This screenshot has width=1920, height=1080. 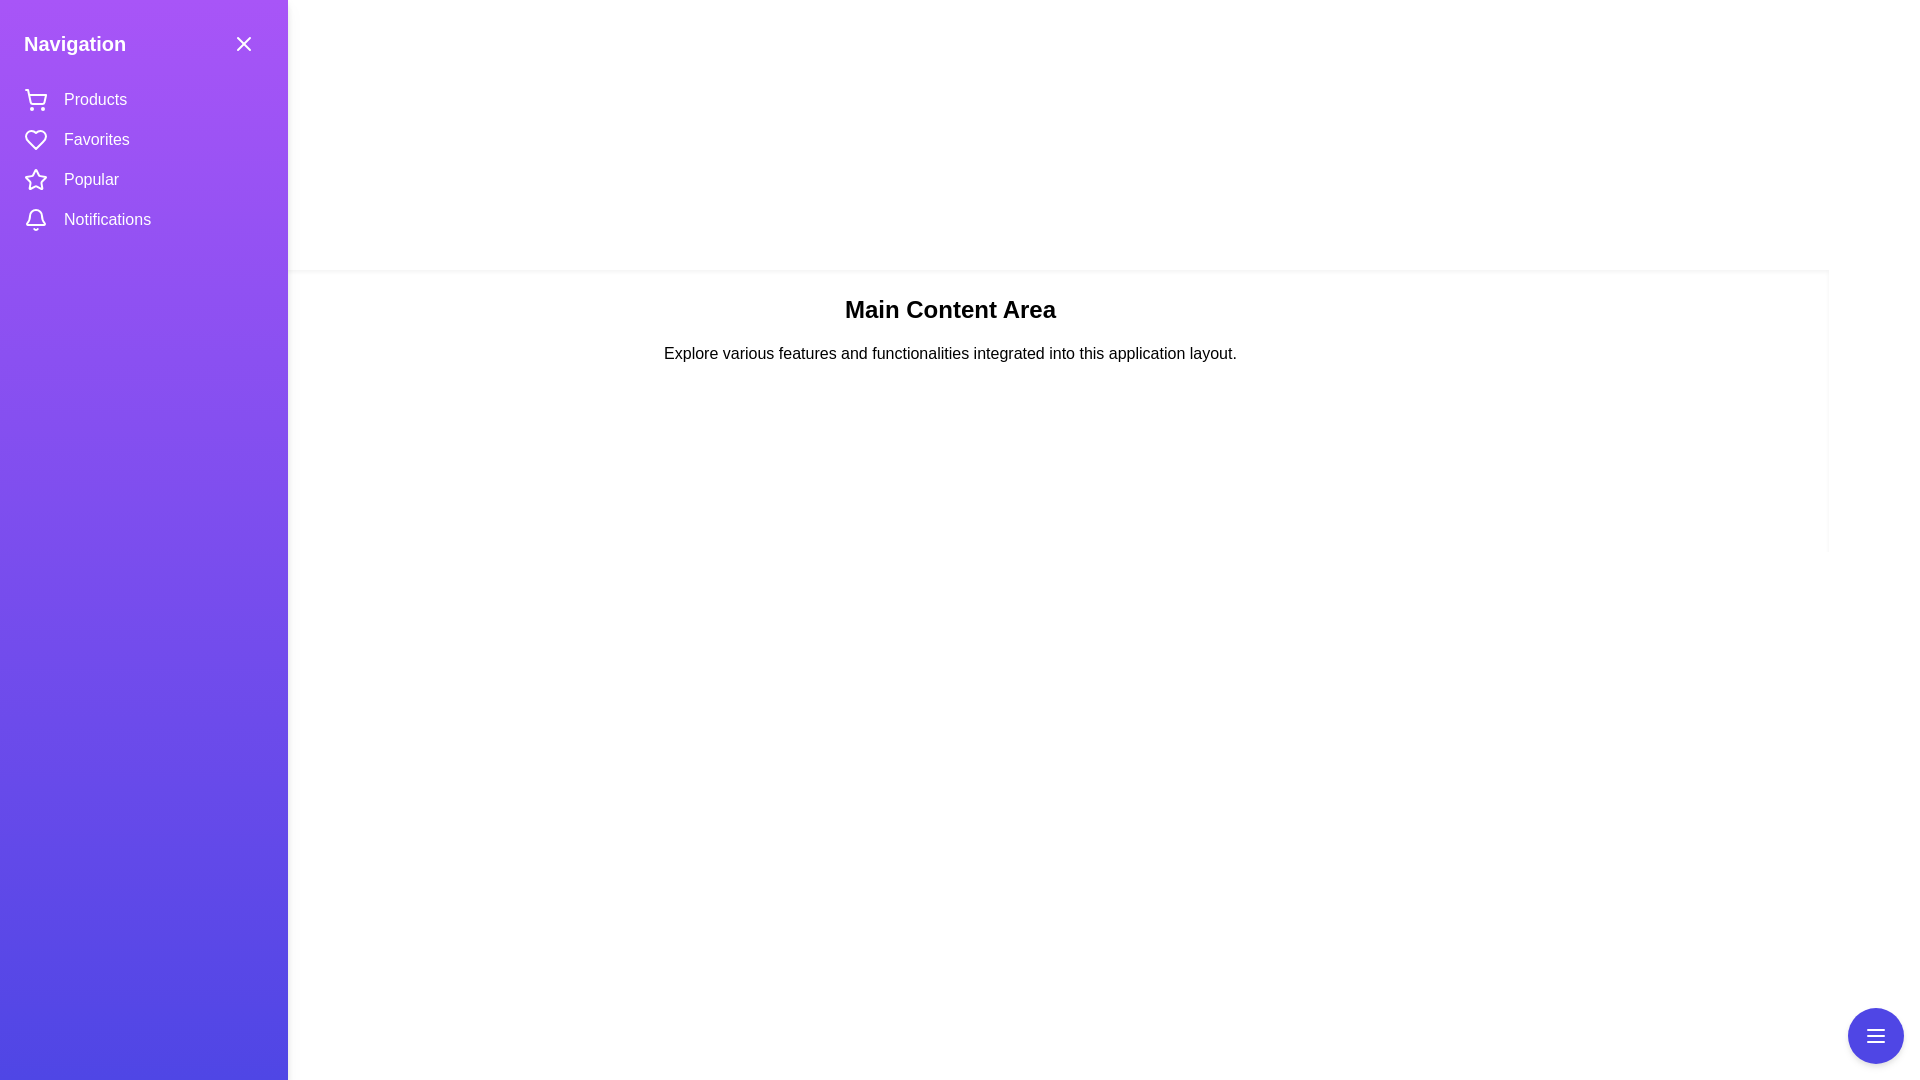 I want to click on the navigation item Notifications to navigate to the corresponding section, so click(x=94, y=219).